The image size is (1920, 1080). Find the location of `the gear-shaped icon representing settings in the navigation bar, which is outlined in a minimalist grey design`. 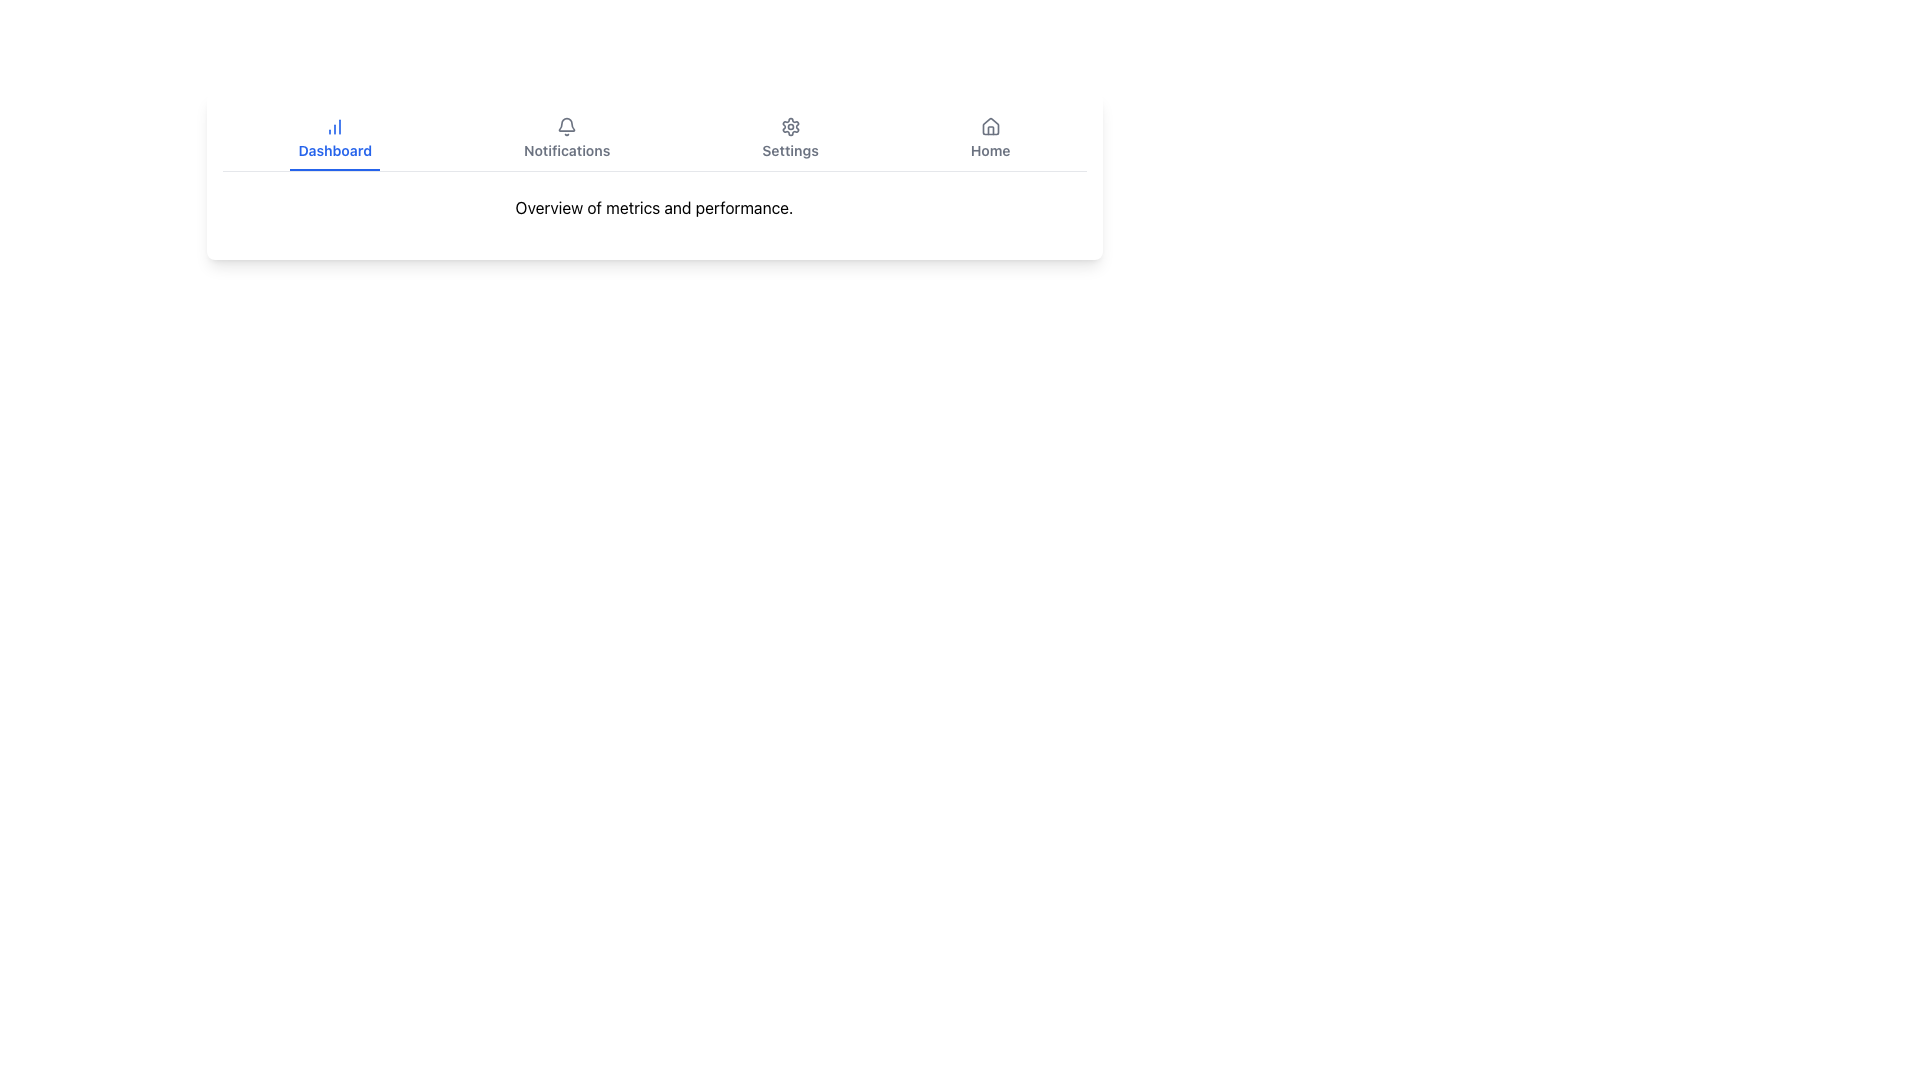

the gear-shaped icon representing settings in the navigation bar, which is outlined in a minimalist grey design is located at coordinates (789, 127).